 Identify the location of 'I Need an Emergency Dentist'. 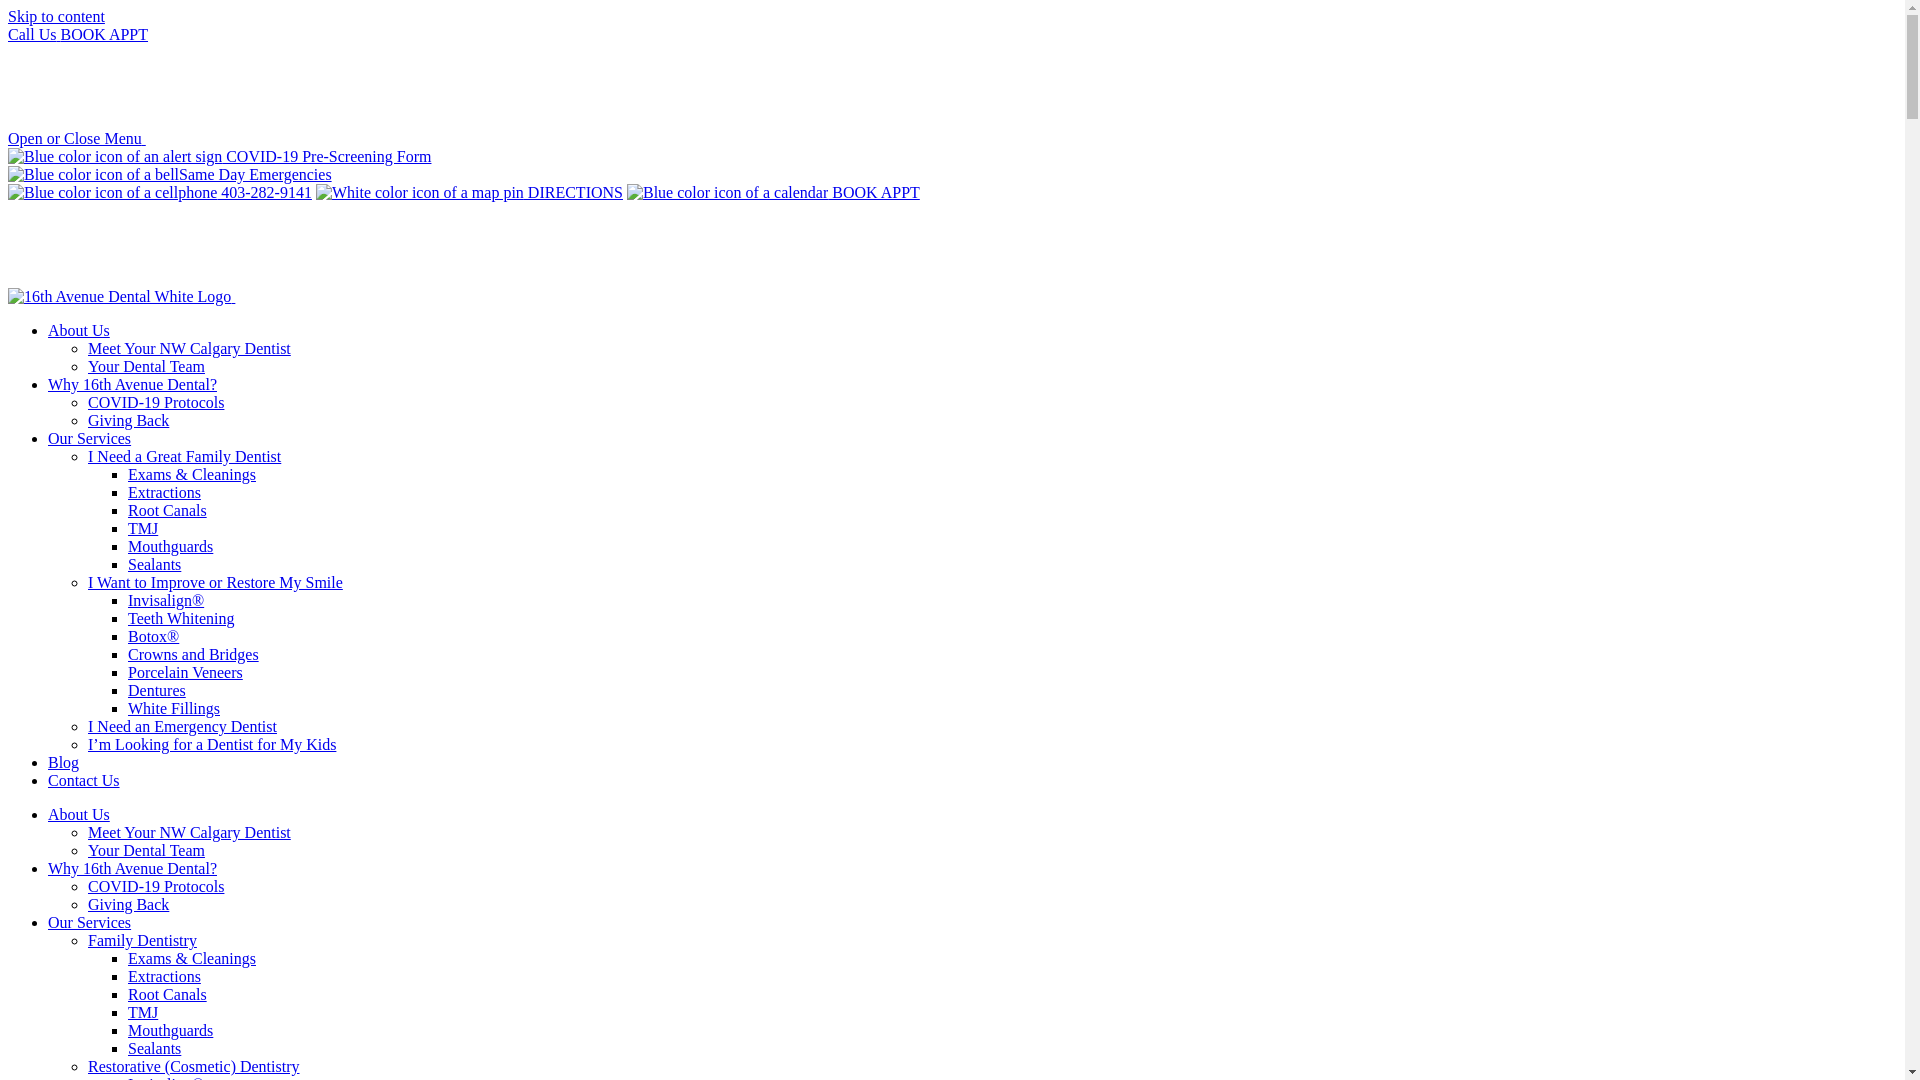
(182, 726).